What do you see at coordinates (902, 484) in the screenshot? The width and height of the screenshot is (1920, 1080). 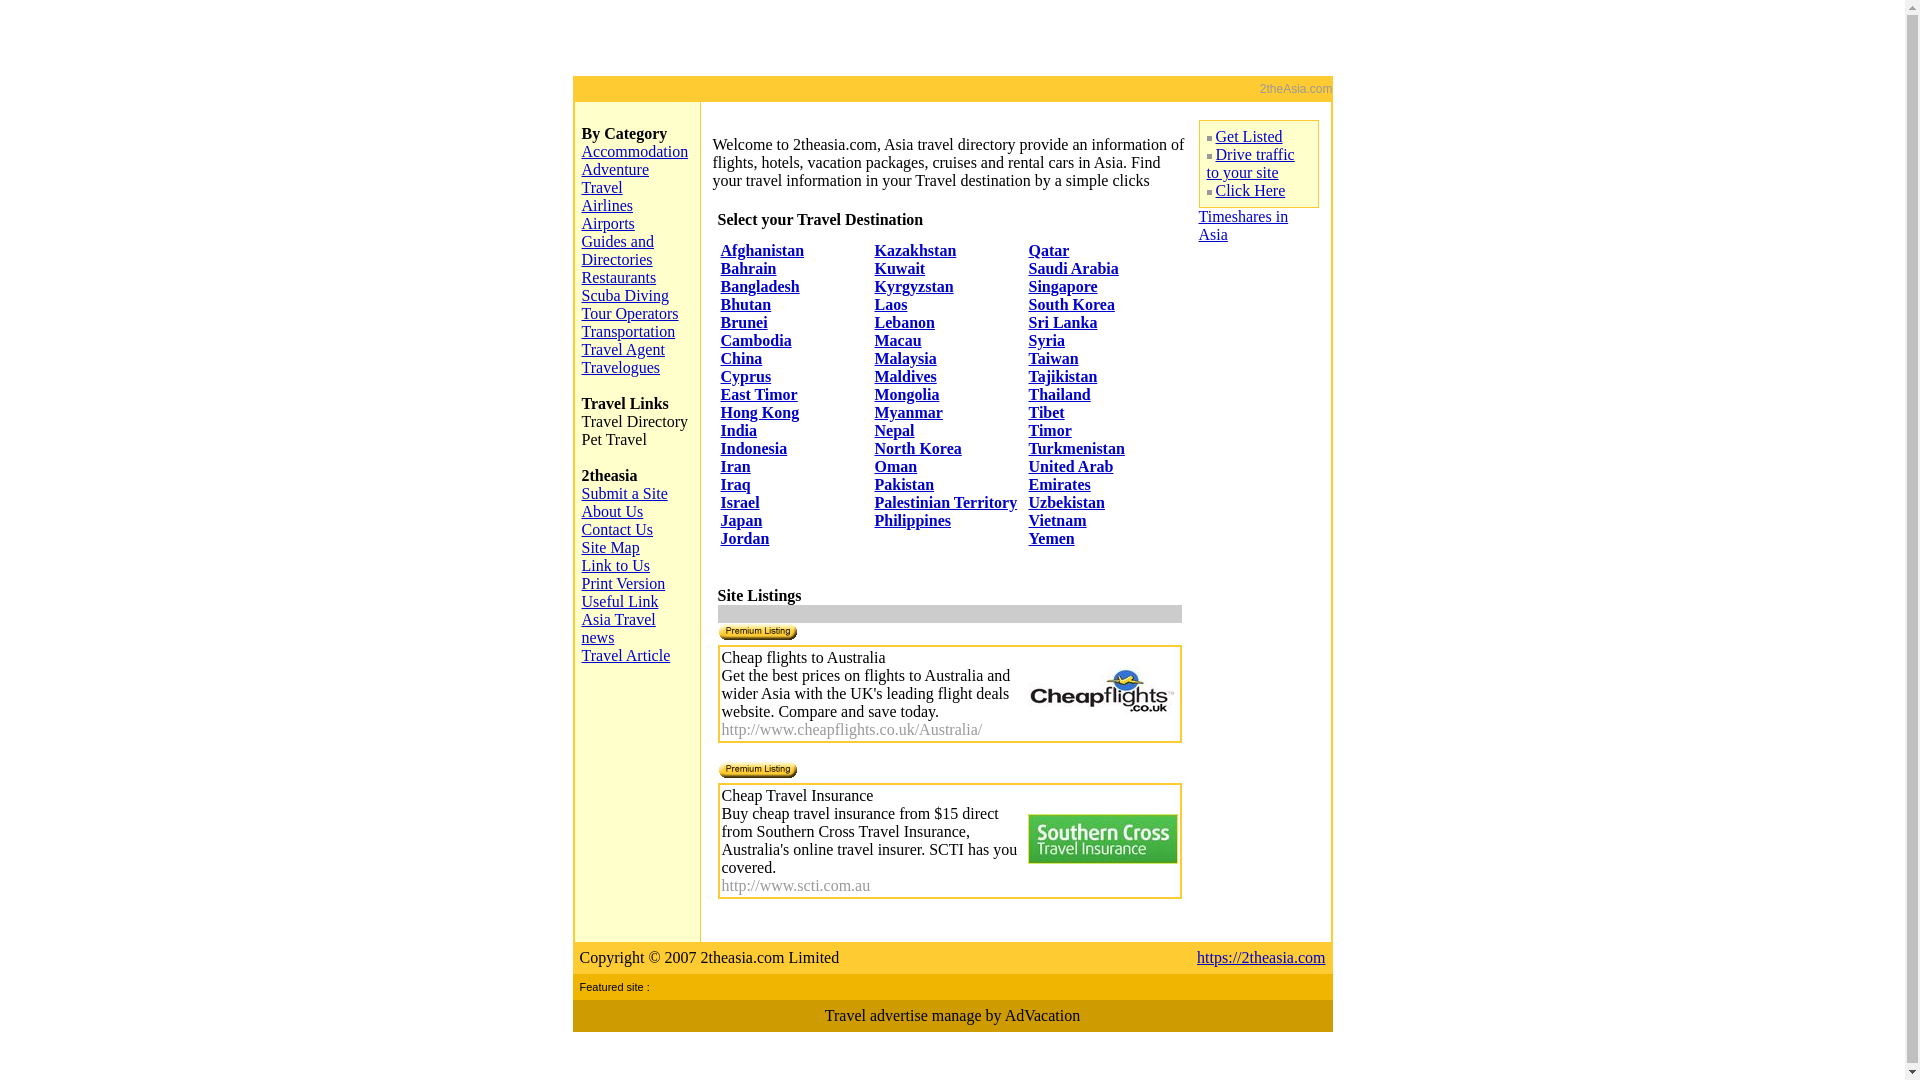 I see `'Pakistan'` at bounding box center [902, 484].